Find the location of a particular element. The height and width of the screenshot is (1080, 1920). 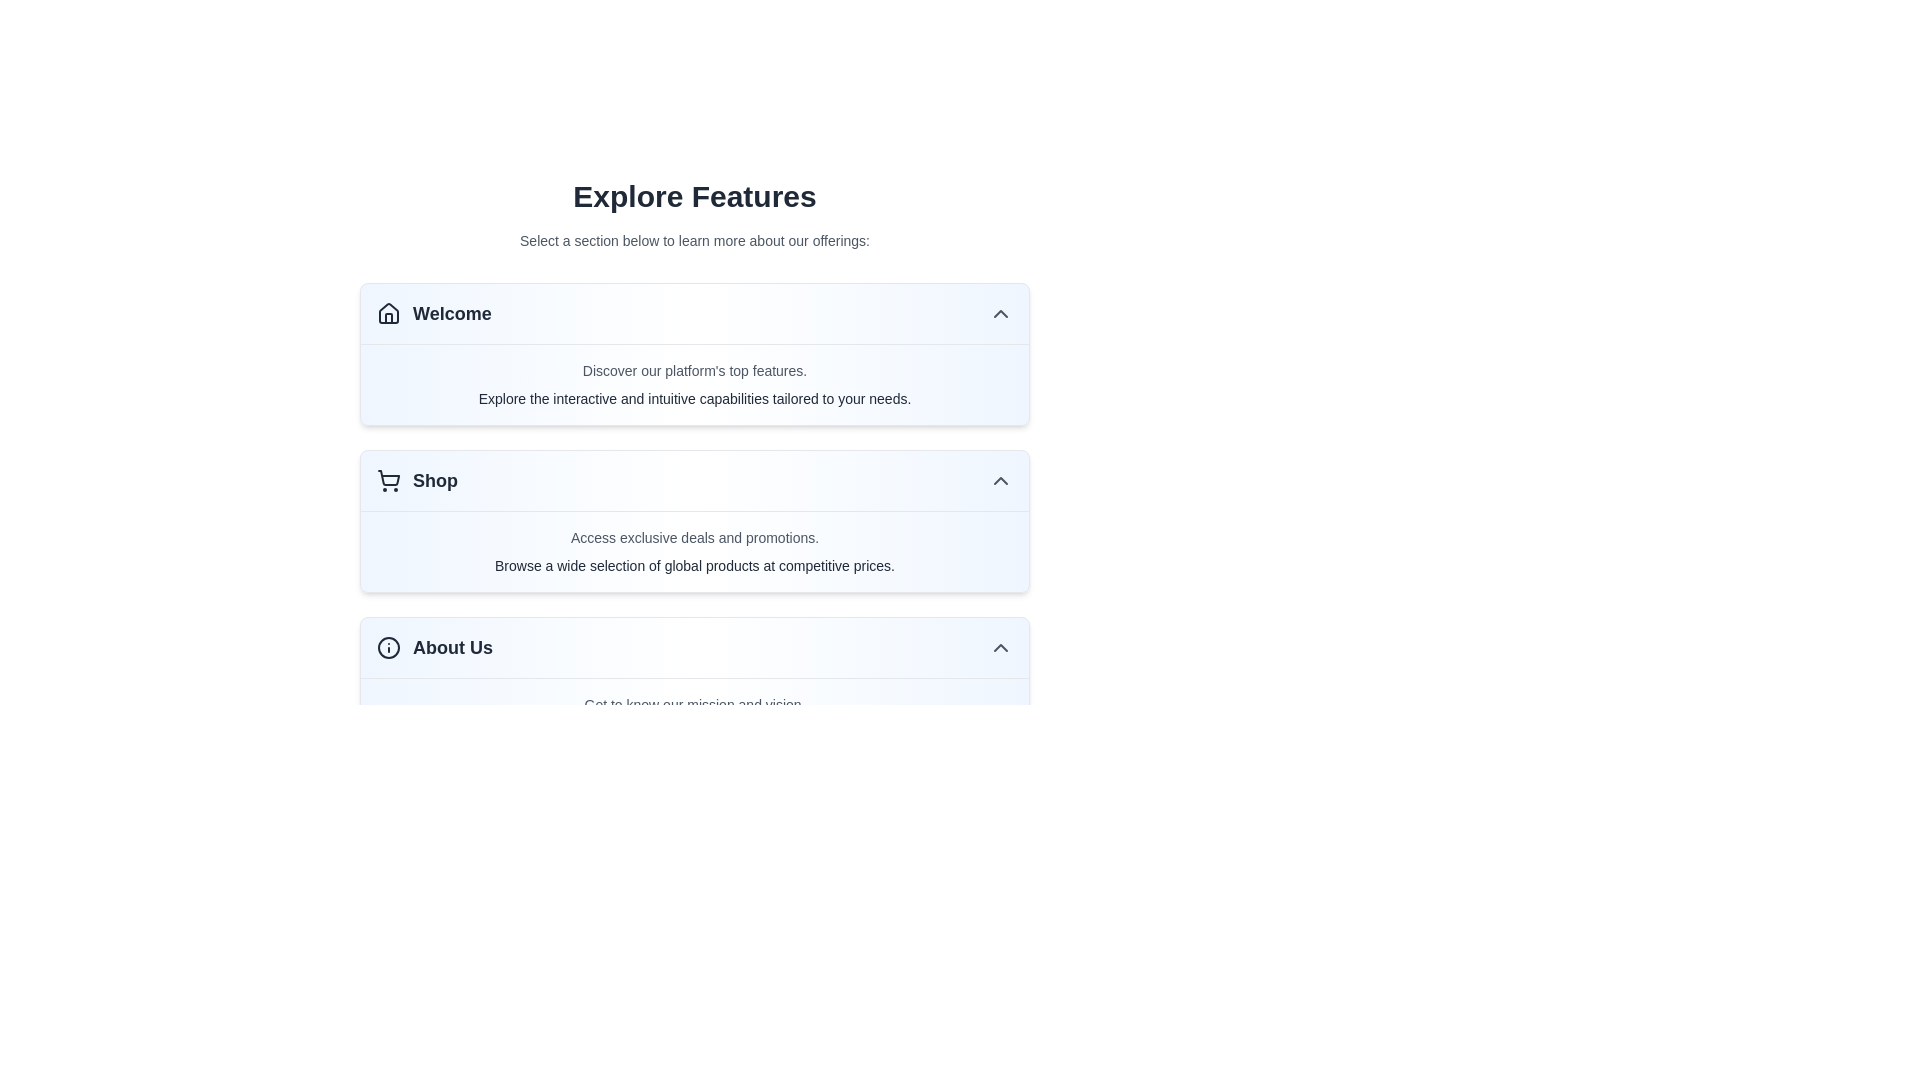

the static text element displaying 'Discover our platform's top features.' which is a small, gray-colored text label positioned above another text in the 'Welcome' section is located at coordinates (695, 370).